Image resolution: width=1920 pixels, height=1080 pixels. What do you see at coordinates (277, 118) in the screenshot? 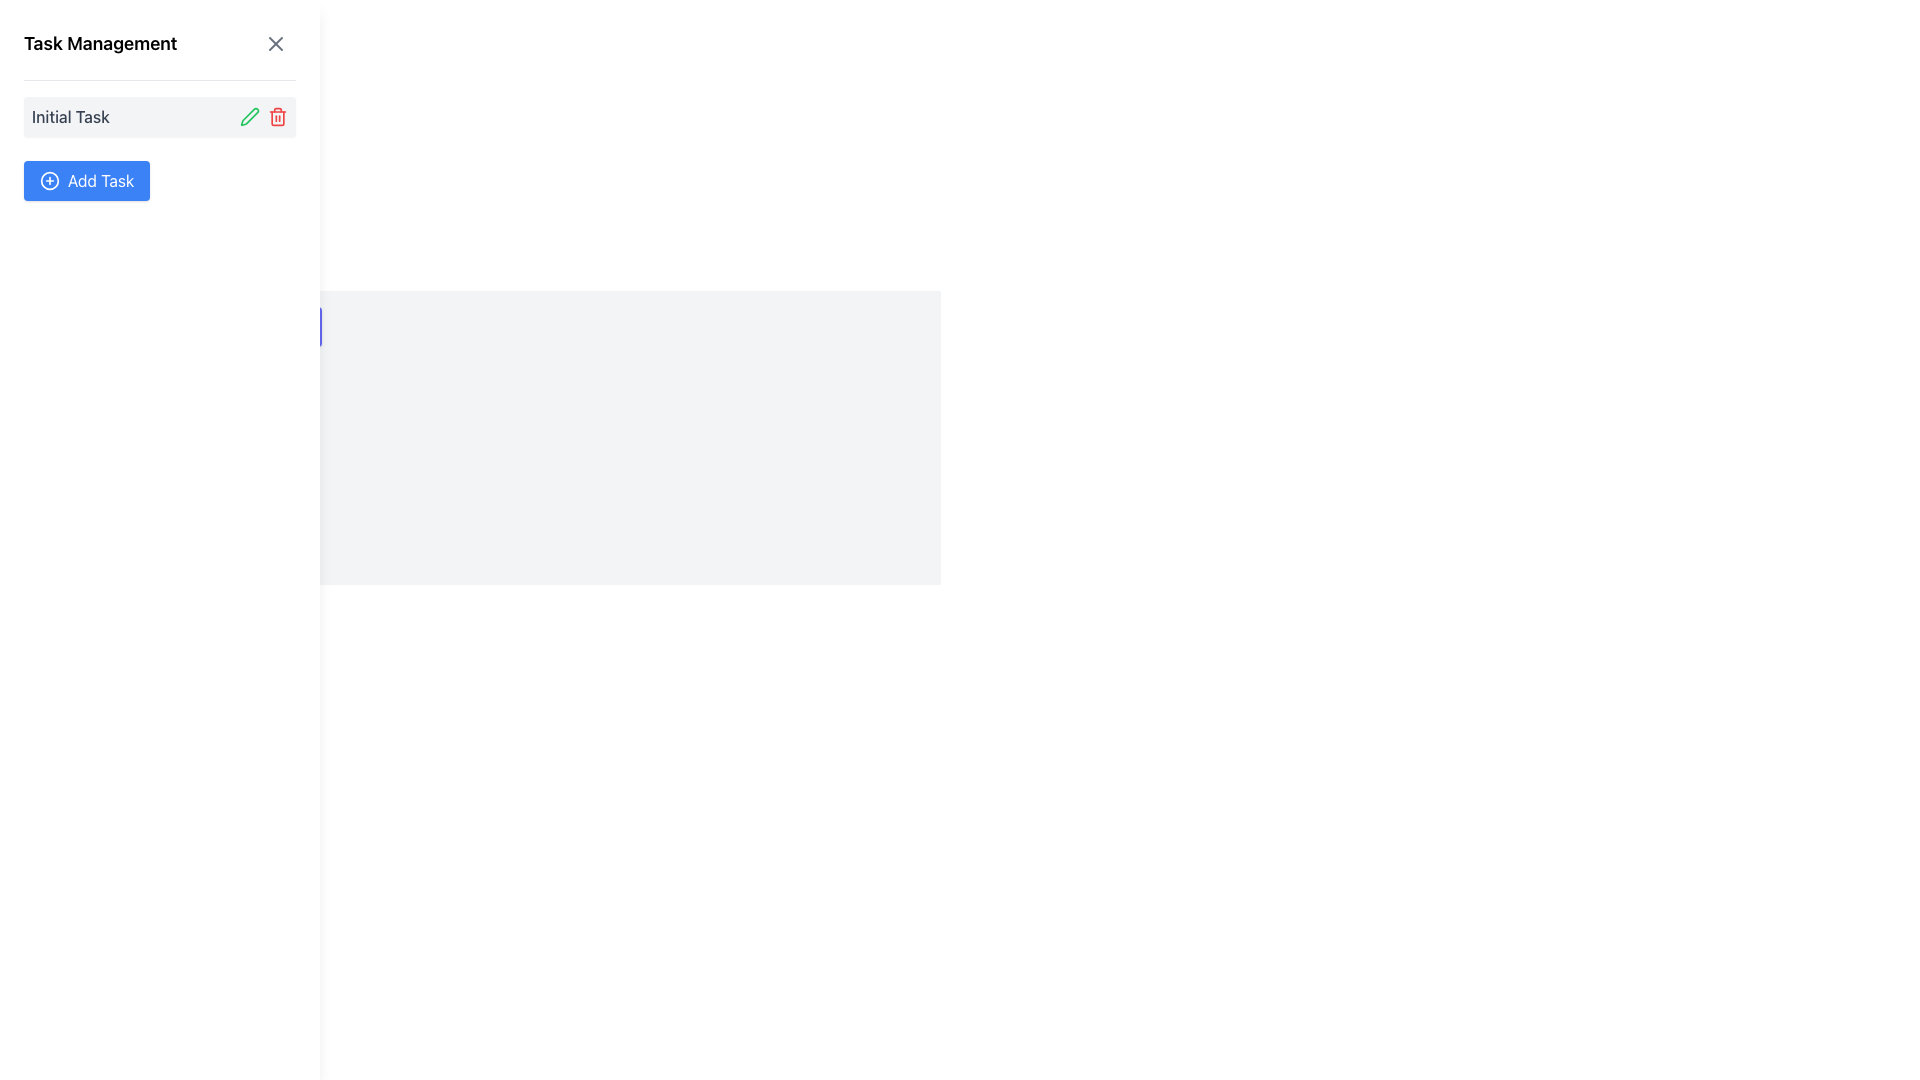
I see `the trash bin icon element that signifies deletion or removal, located on the right side of the task management interface` at bounding box center [277, 118].